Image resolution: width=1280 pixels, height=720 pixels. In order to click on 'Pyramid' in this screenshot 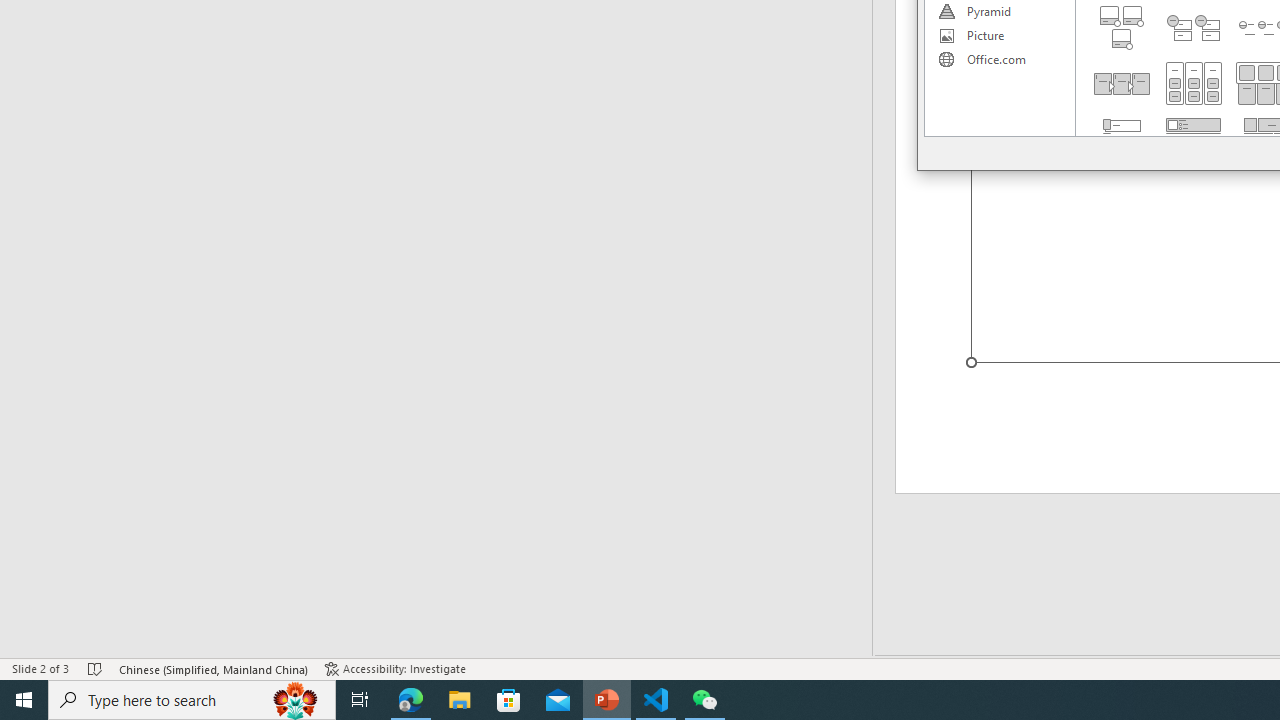, I will do `click(999, 11)`.